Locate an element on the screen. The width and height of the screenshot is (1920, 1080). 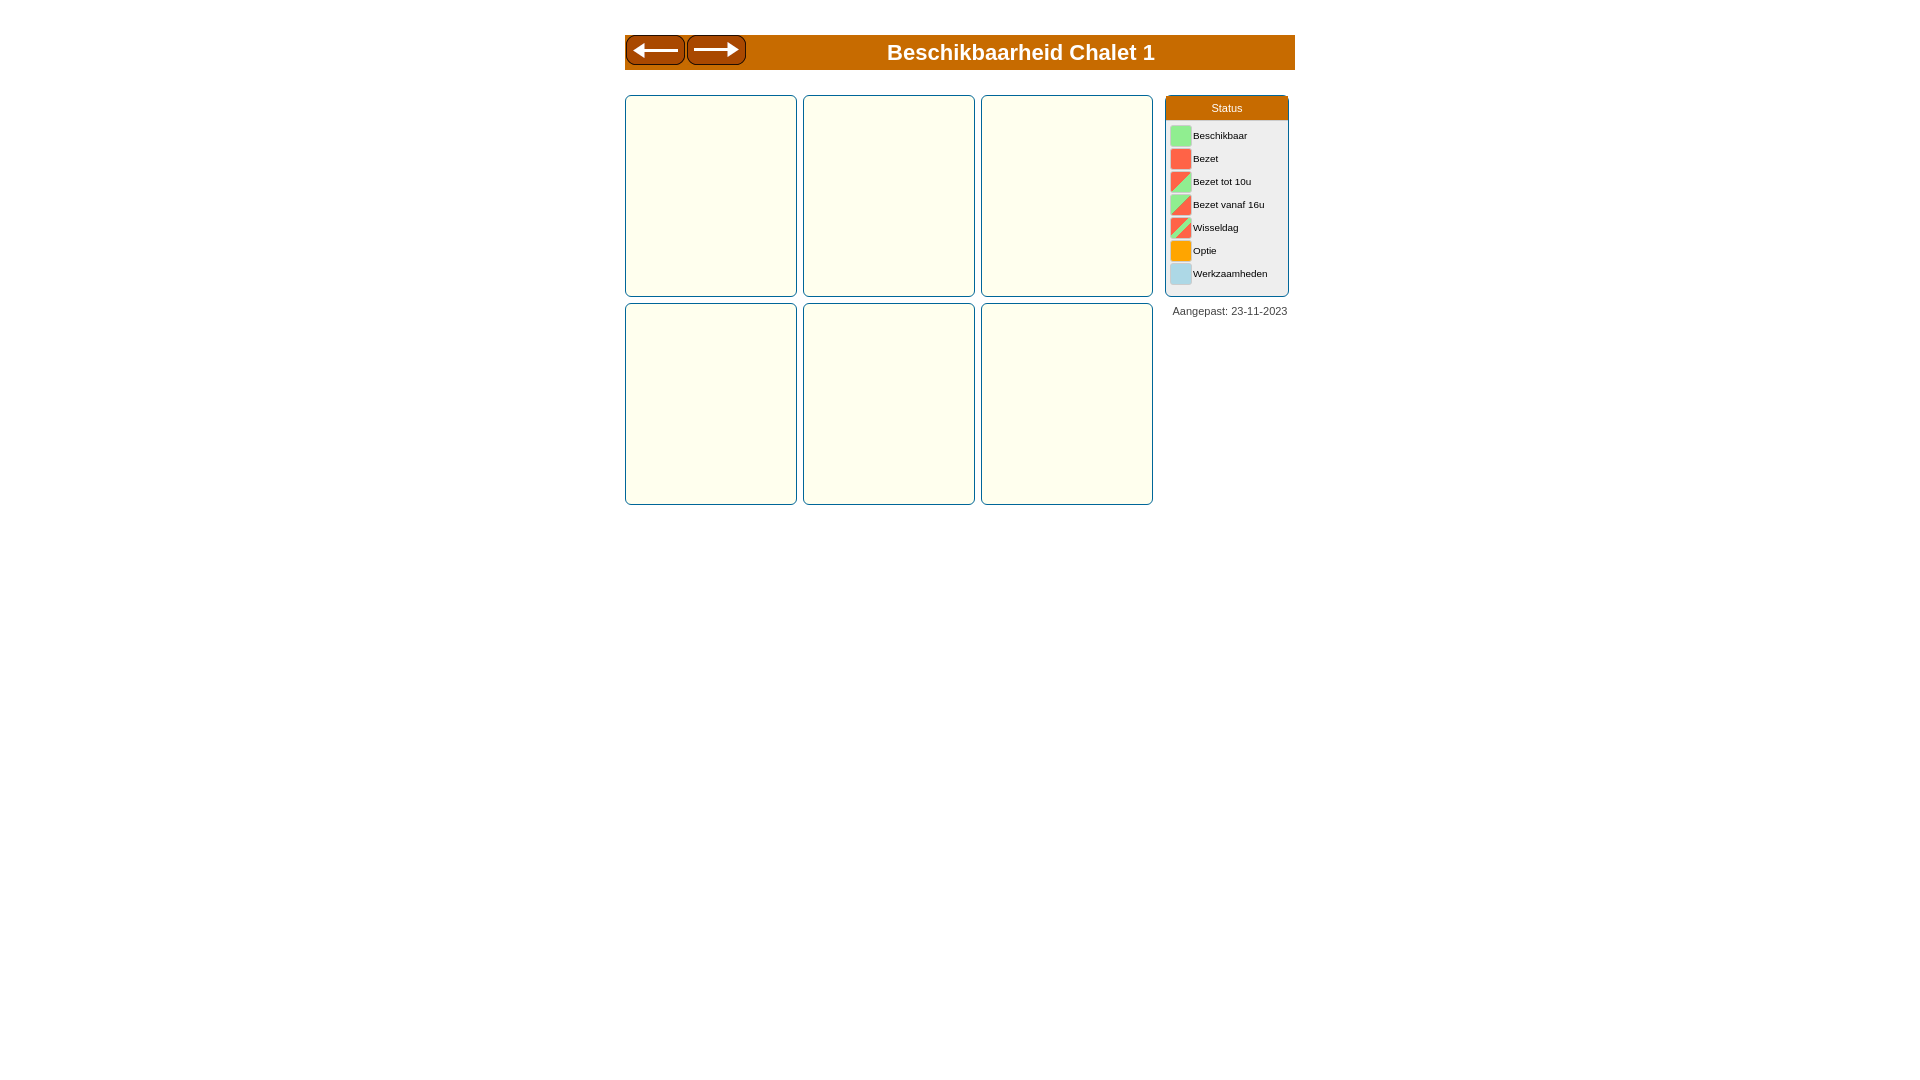
'Vorige maanden' is located at coordinates (654, 52).